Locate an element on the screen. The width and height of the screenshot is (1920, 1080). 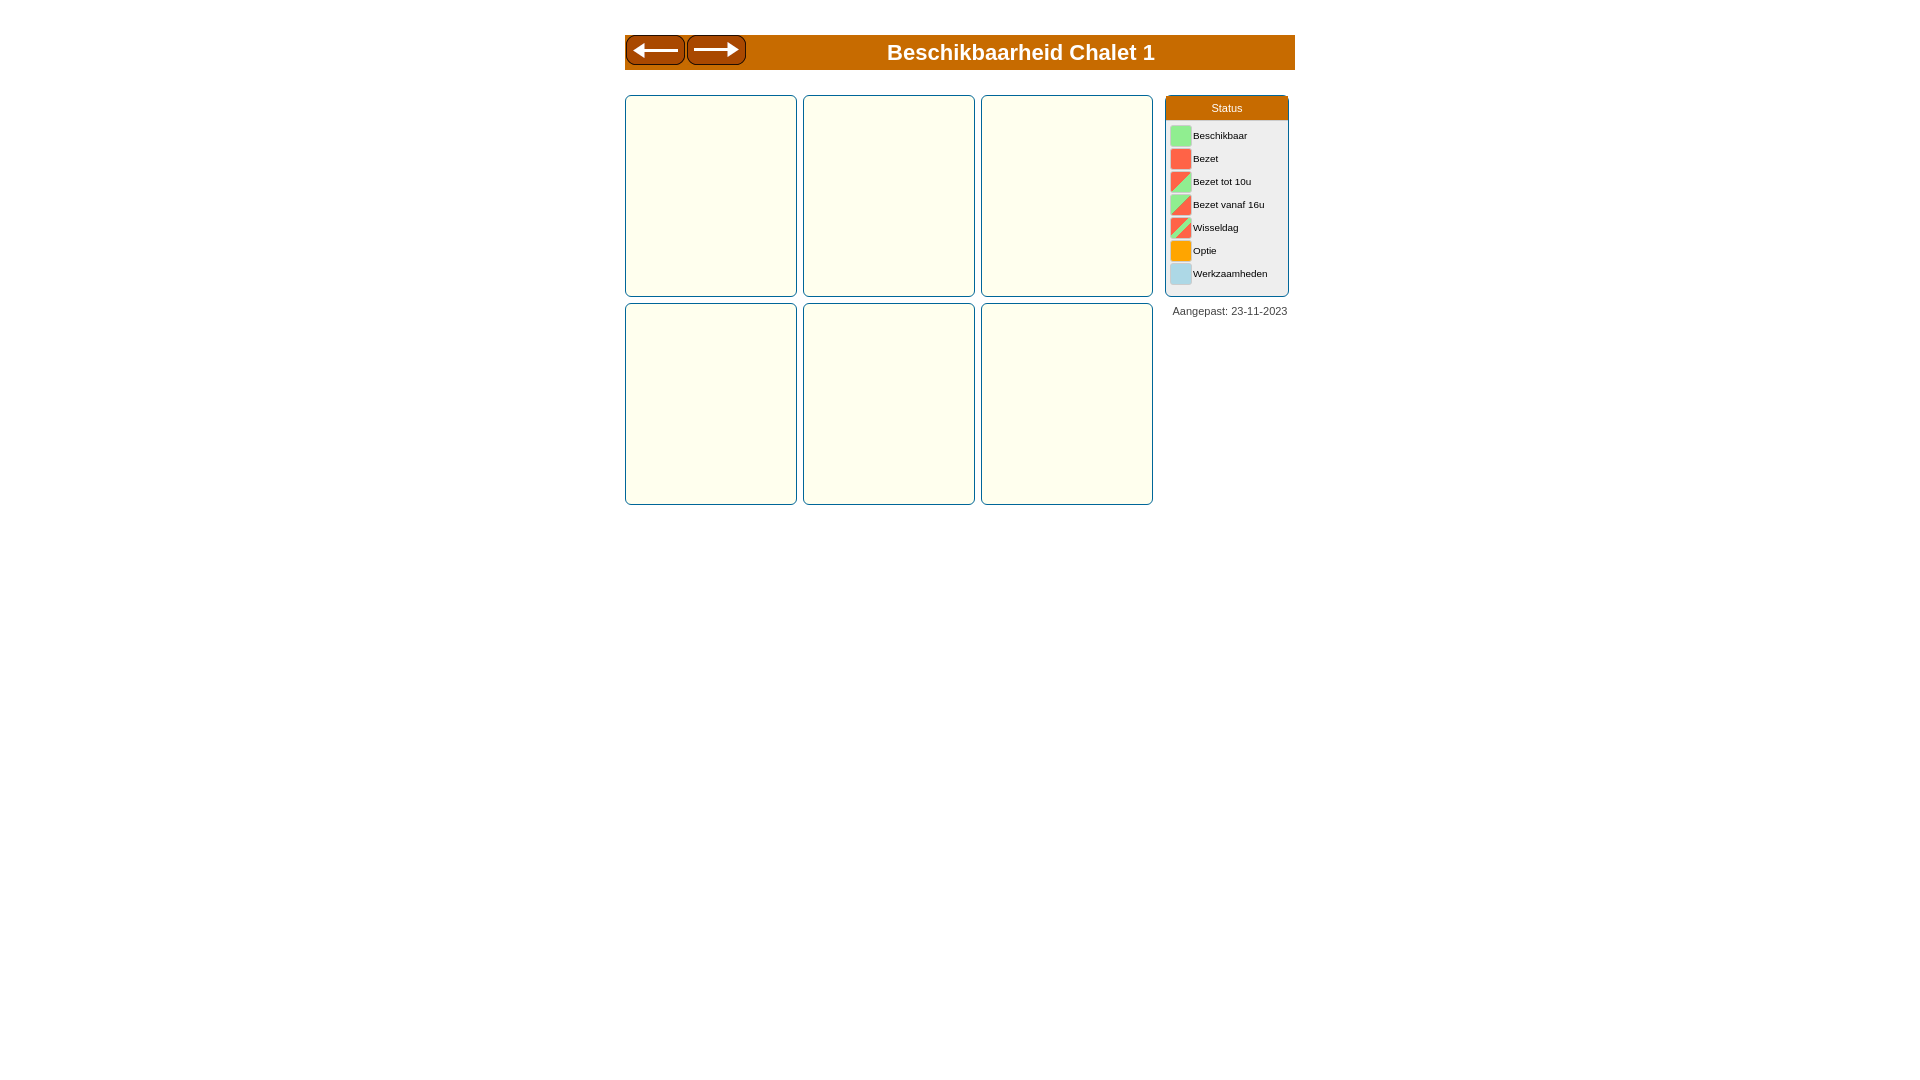
'Vorige maanden' is located at coordinates (654, 52).